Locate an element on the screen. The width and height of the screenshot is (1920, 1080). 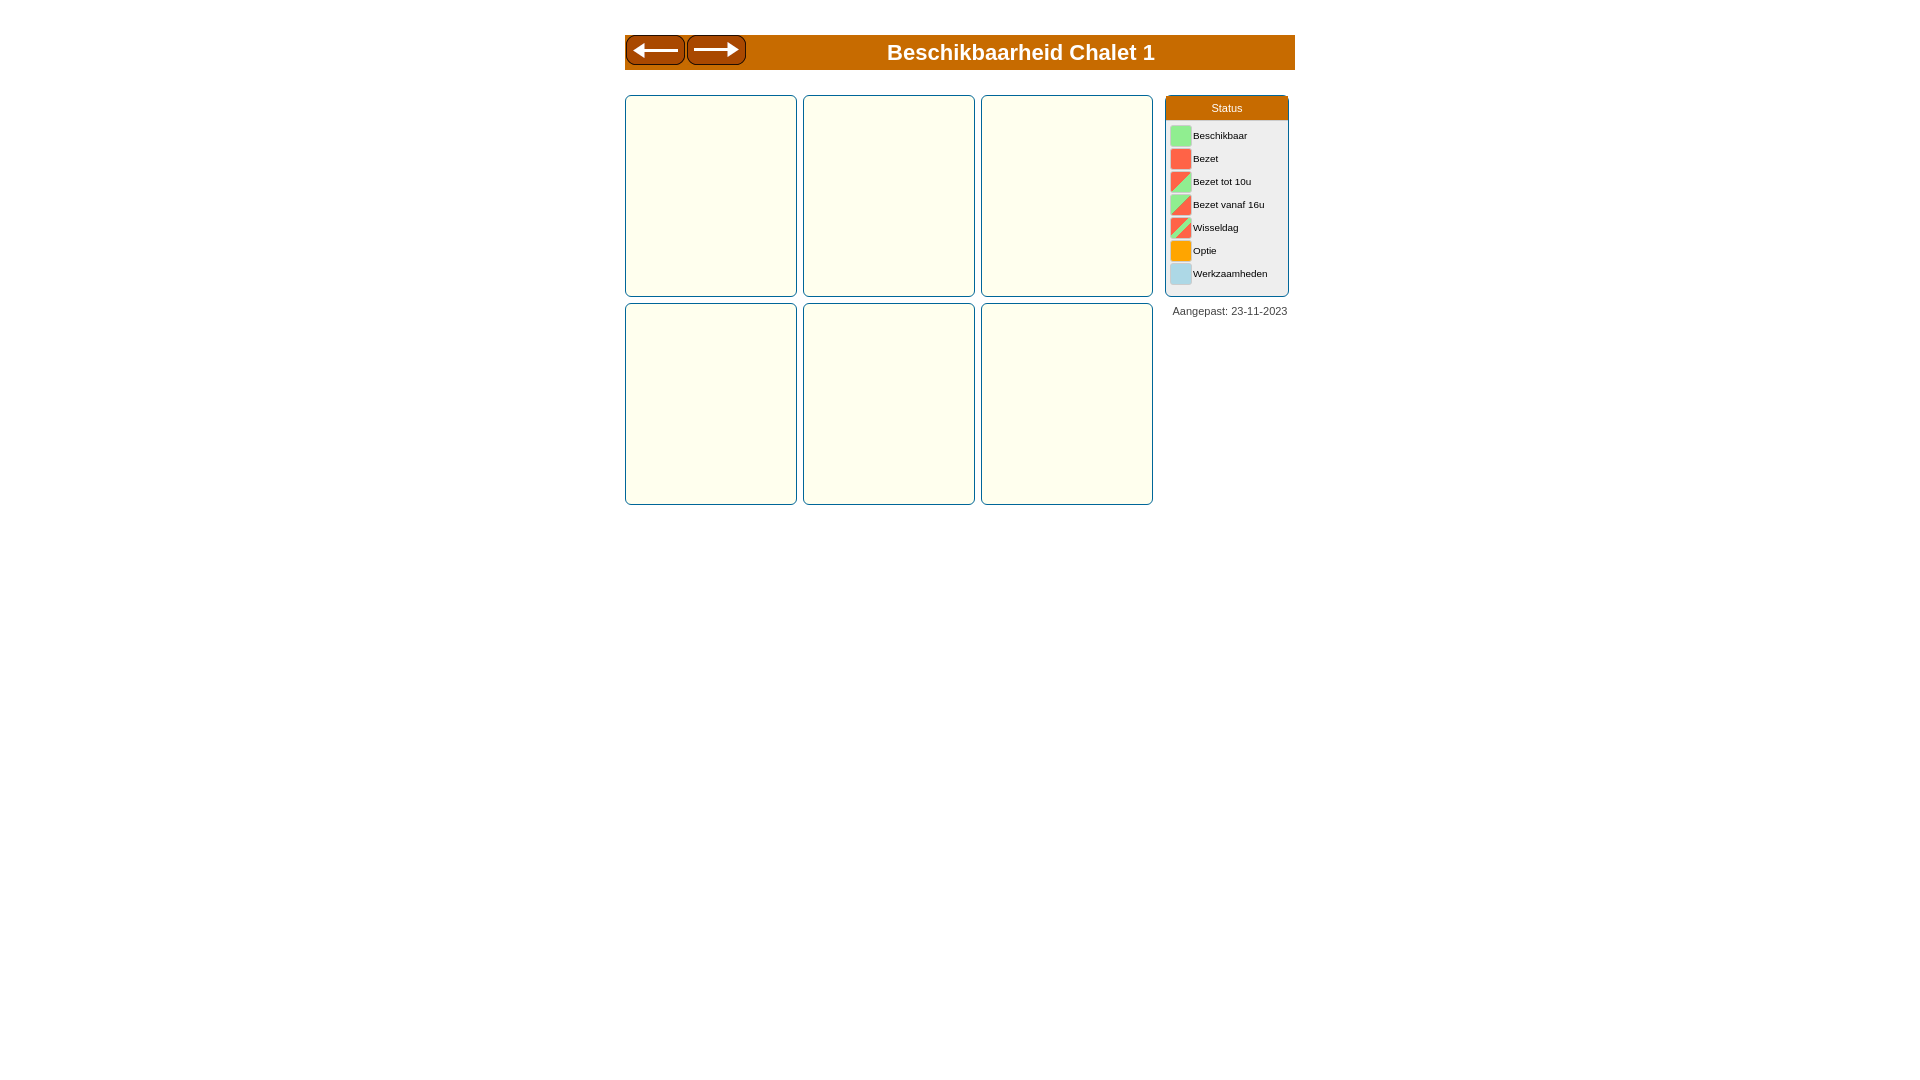
'Vorige maanden' is located at coordinates (654, 52).